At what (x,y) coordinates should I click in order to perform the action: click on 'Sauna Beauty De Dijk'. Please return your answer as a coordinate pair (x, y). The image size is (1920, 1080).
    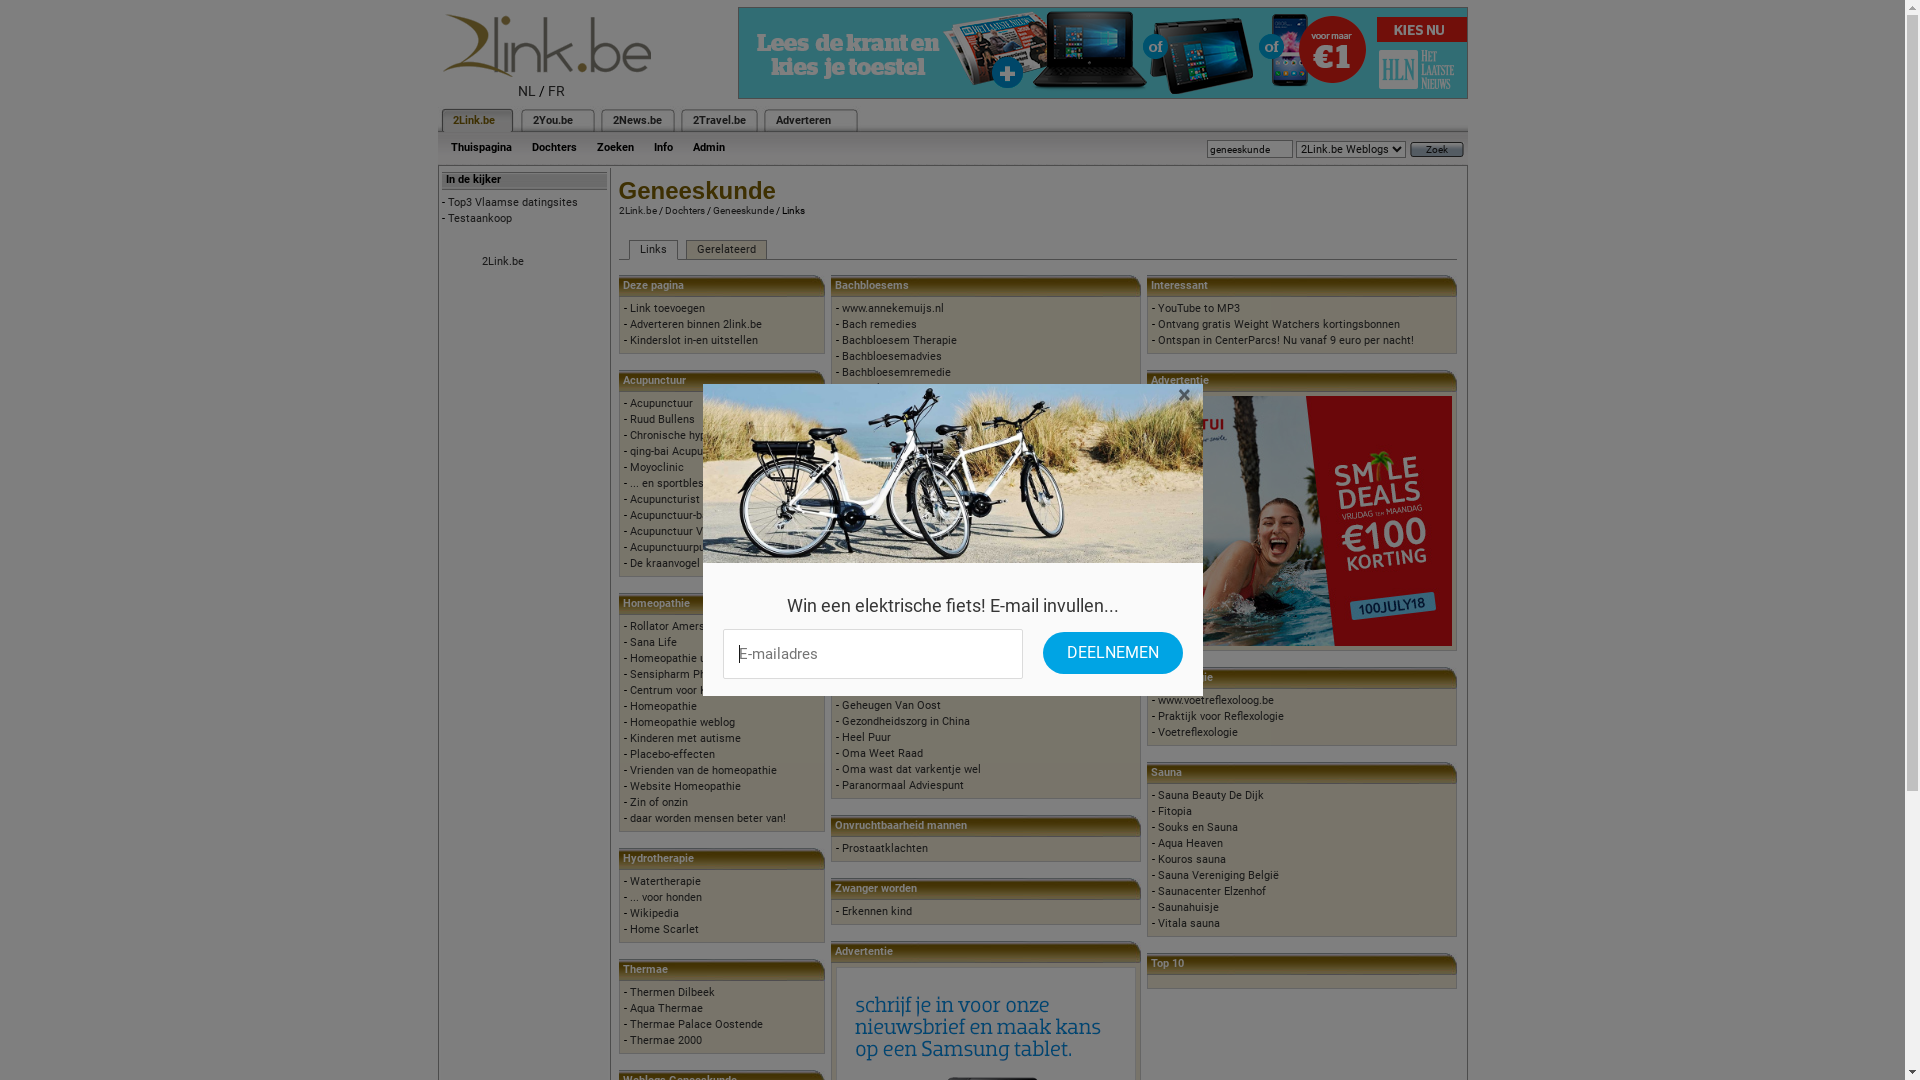
    Looking at the image, I should click on (1157, 794).